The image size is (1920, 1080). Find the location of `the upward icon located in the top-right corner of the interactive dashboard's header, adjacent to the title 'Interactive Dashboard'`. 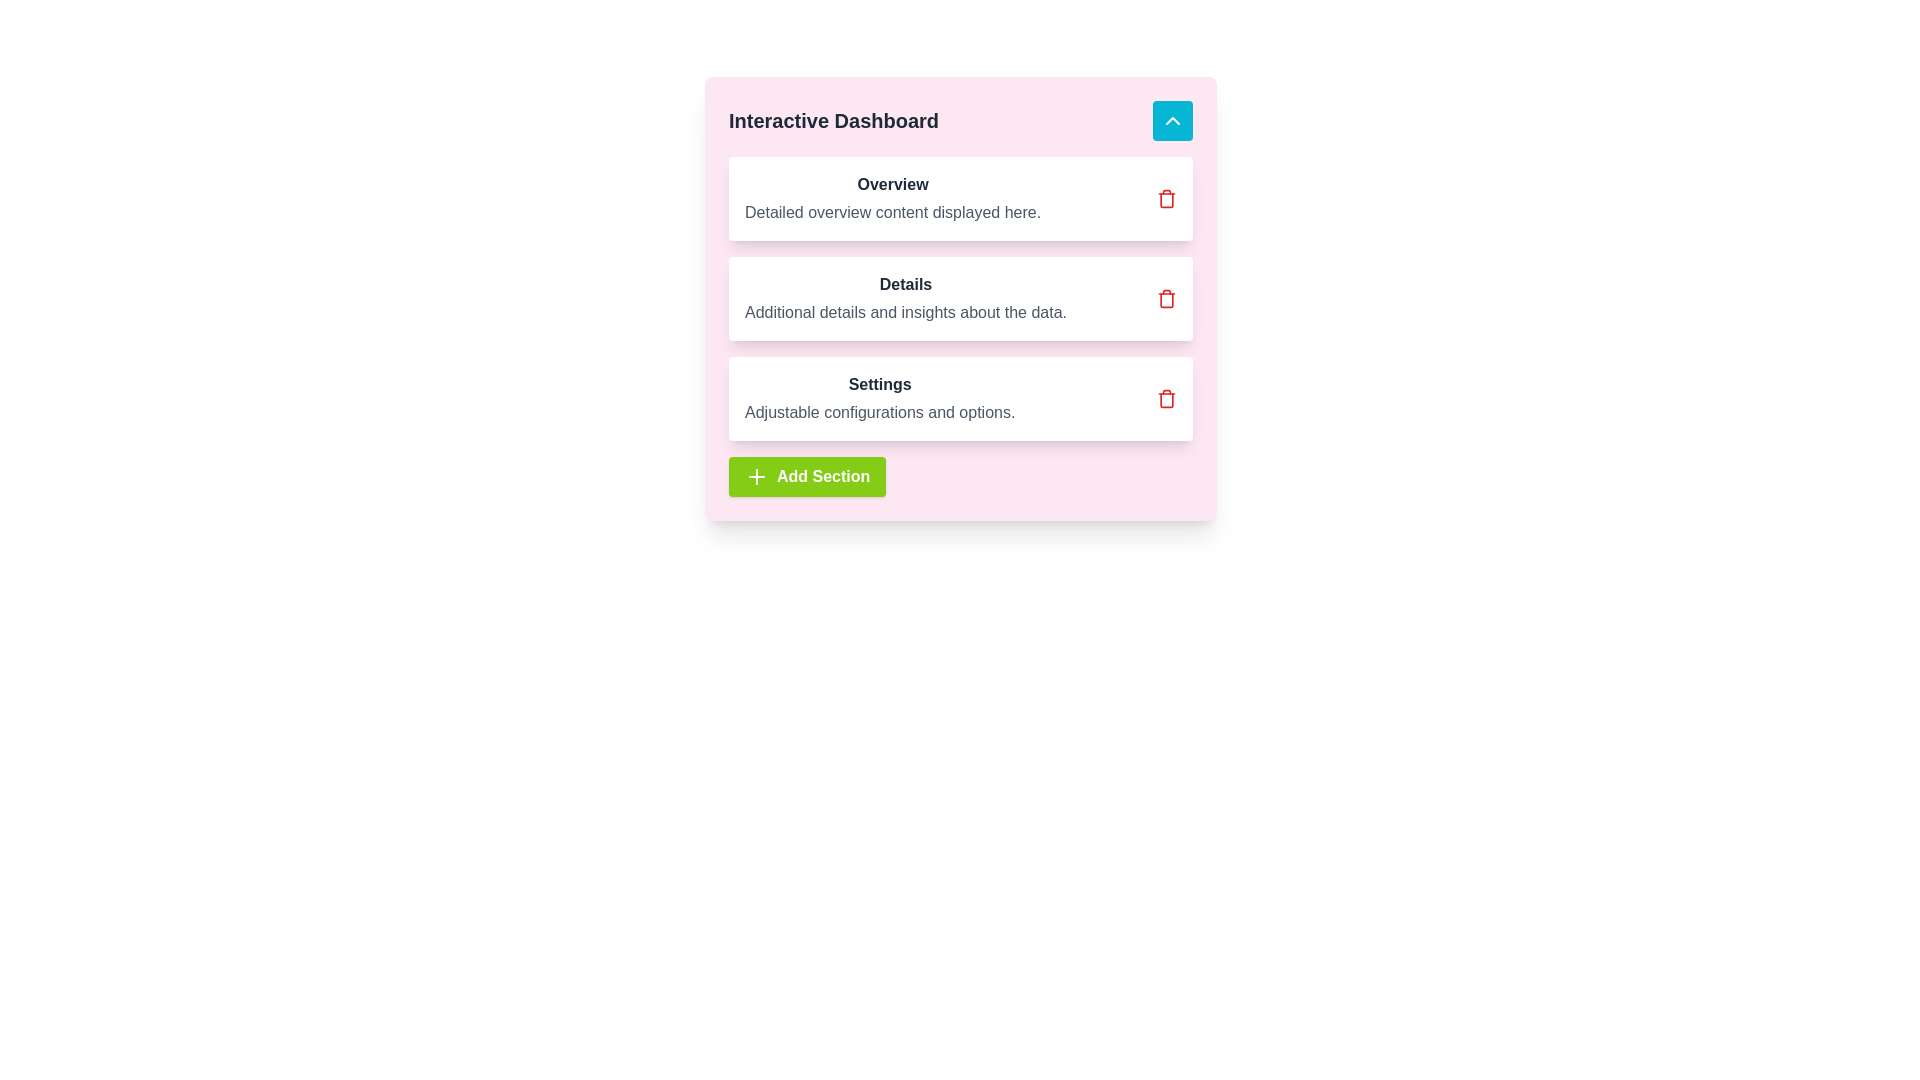

the upward icon located in the top-right corner of the interactive dashboard's header, adjacent to the title 'Interactive Dashboard' is located at coordinates (1172, 120).